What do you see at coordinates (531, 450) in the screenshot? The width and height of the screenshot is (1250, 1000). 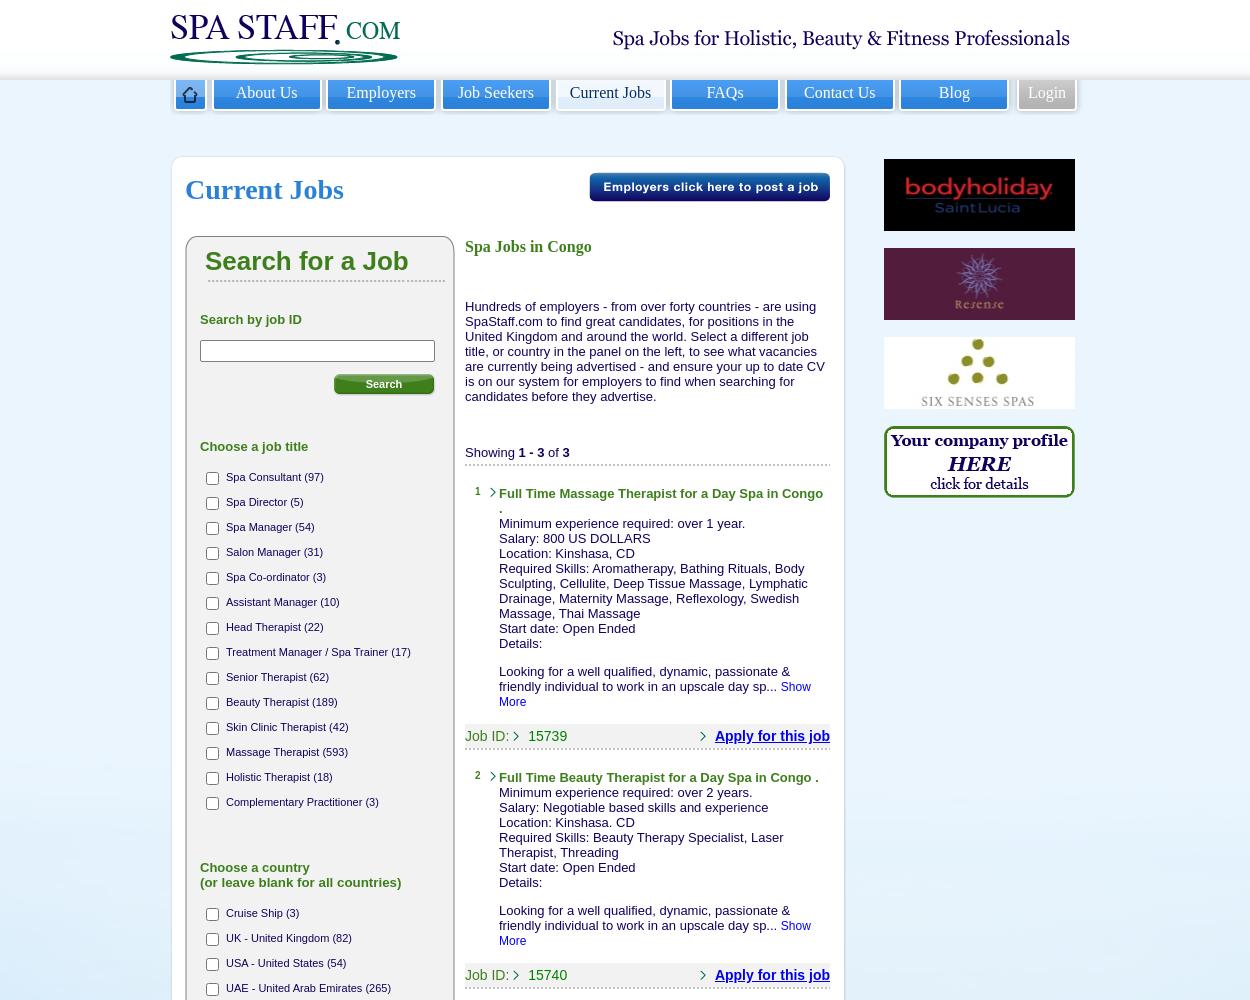 I see `'1 - 3'` at bounding box center [531, 450].